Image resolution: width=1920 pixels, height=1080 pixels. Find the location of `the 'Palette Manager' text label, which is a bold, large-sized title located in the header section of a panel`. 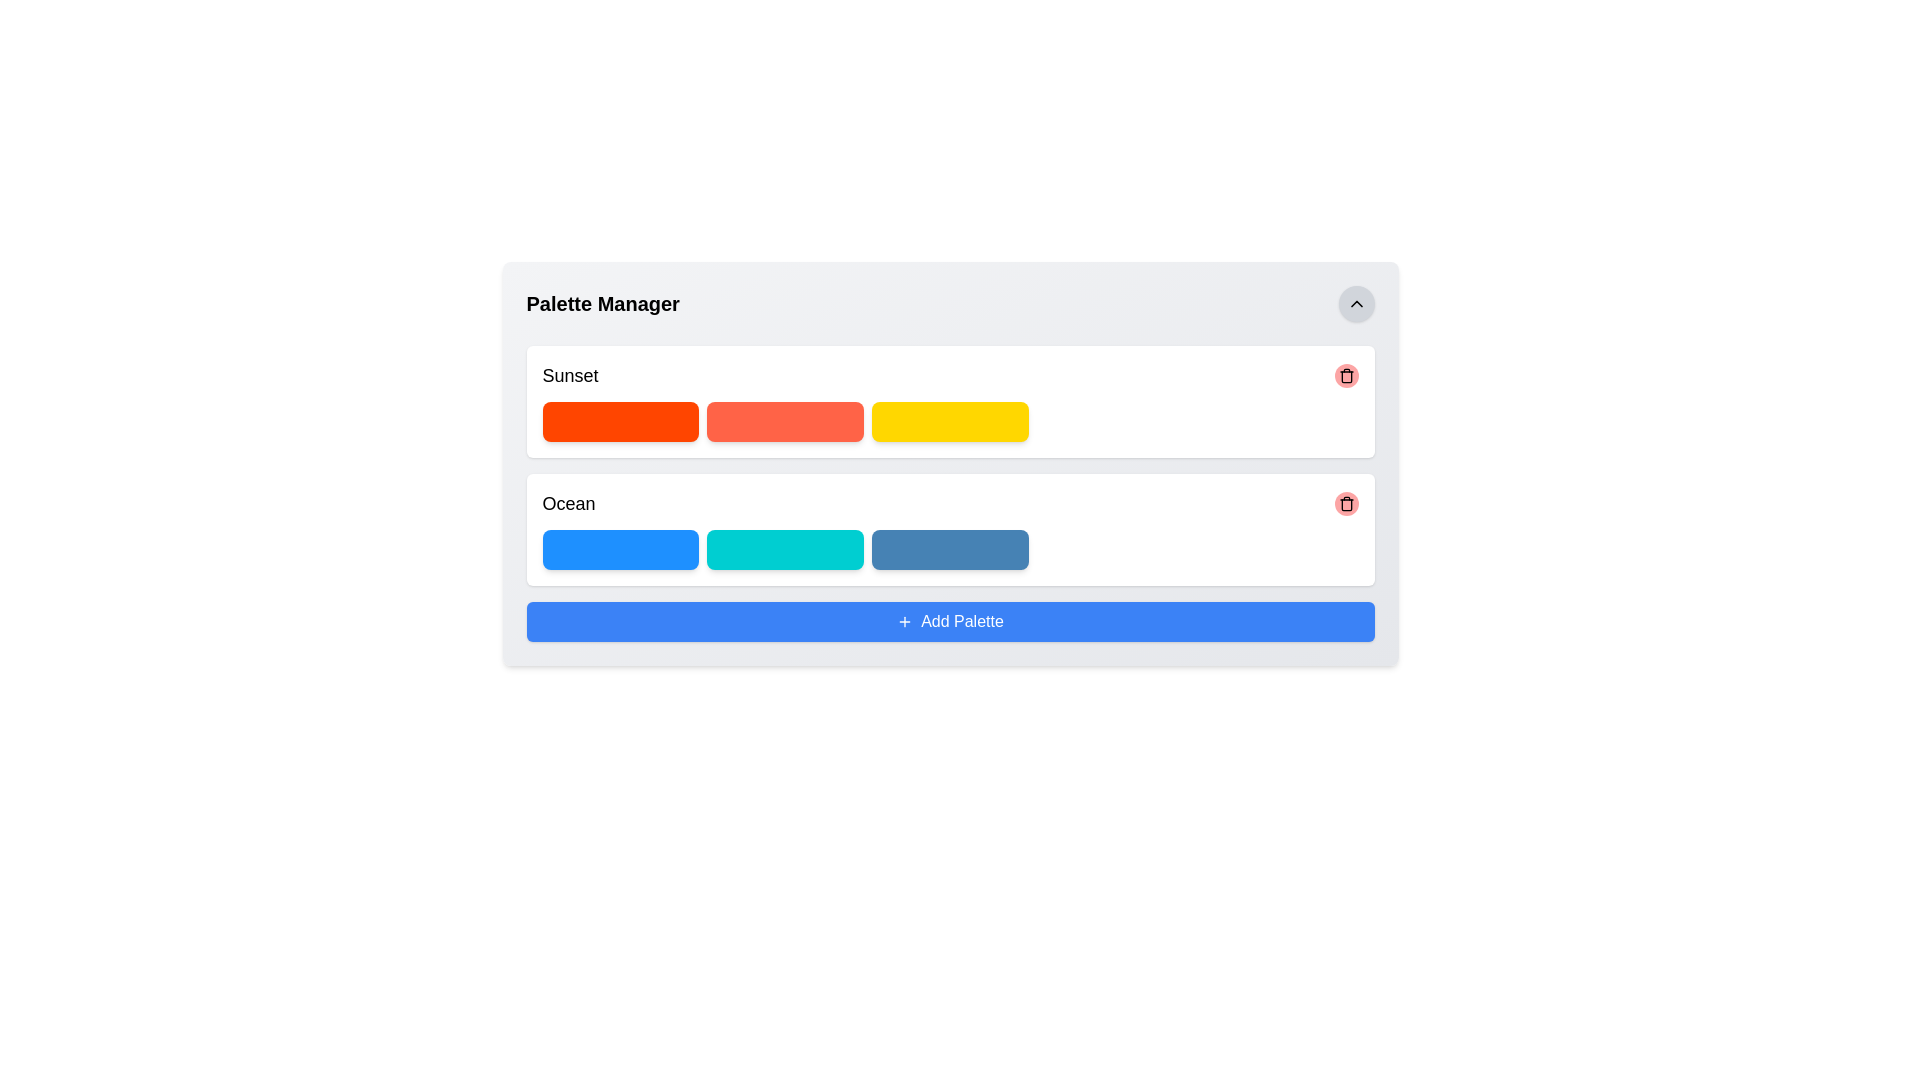

the 'Palette Manager' text label, which is a bold, large-sized title located in the header section of a panel is located at coordinates (602, 304).